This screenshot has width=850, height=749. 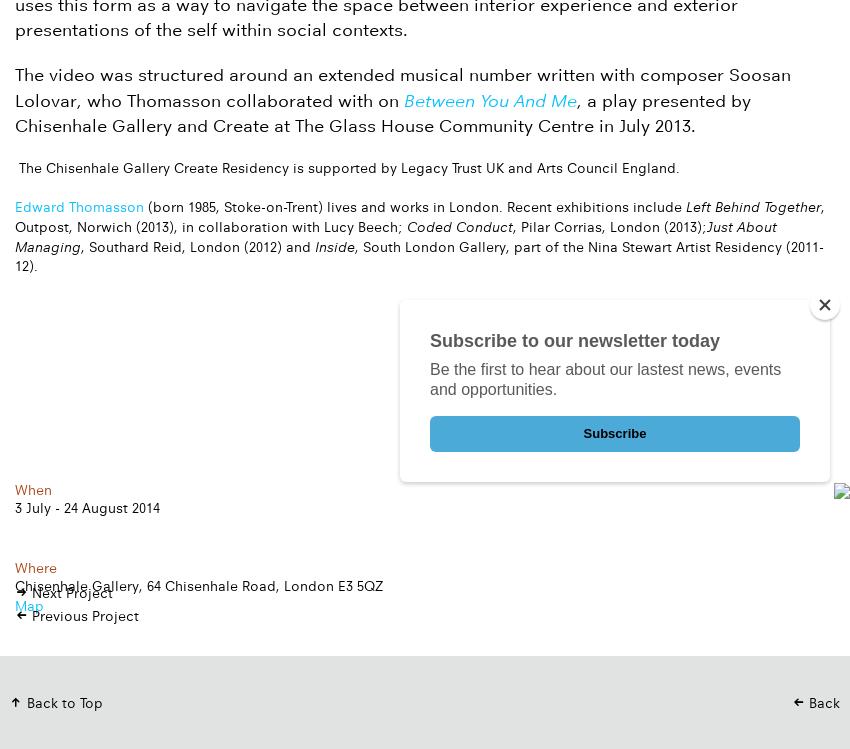 What do you see at coordinates (196, 245) in the screenshot?
I see `', Southard Reid, London (2012) and'` at bounding box center [196, 245].